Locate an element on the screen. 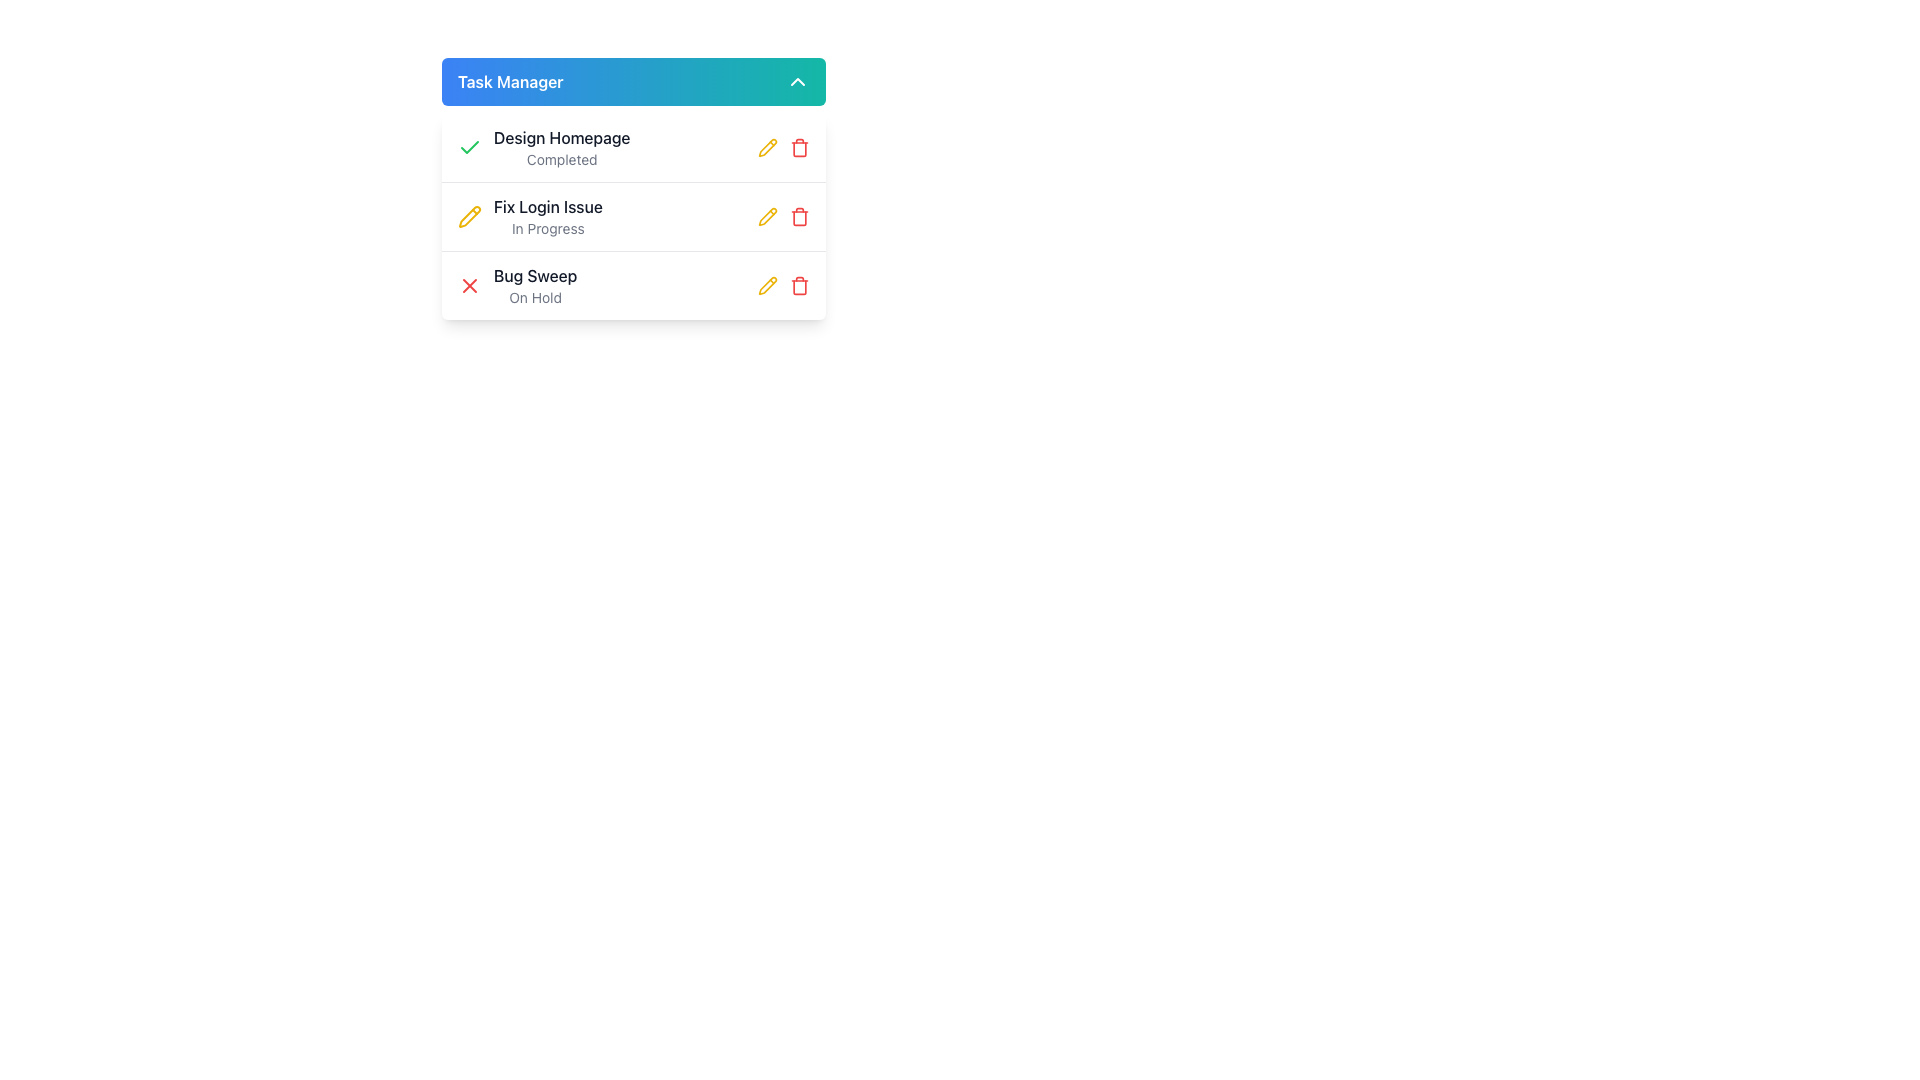  the trash bin icon, which is red and positioned to the right of the 'Fix Login Issue' task in the interactive icon group is located at coordinates (782, 216).